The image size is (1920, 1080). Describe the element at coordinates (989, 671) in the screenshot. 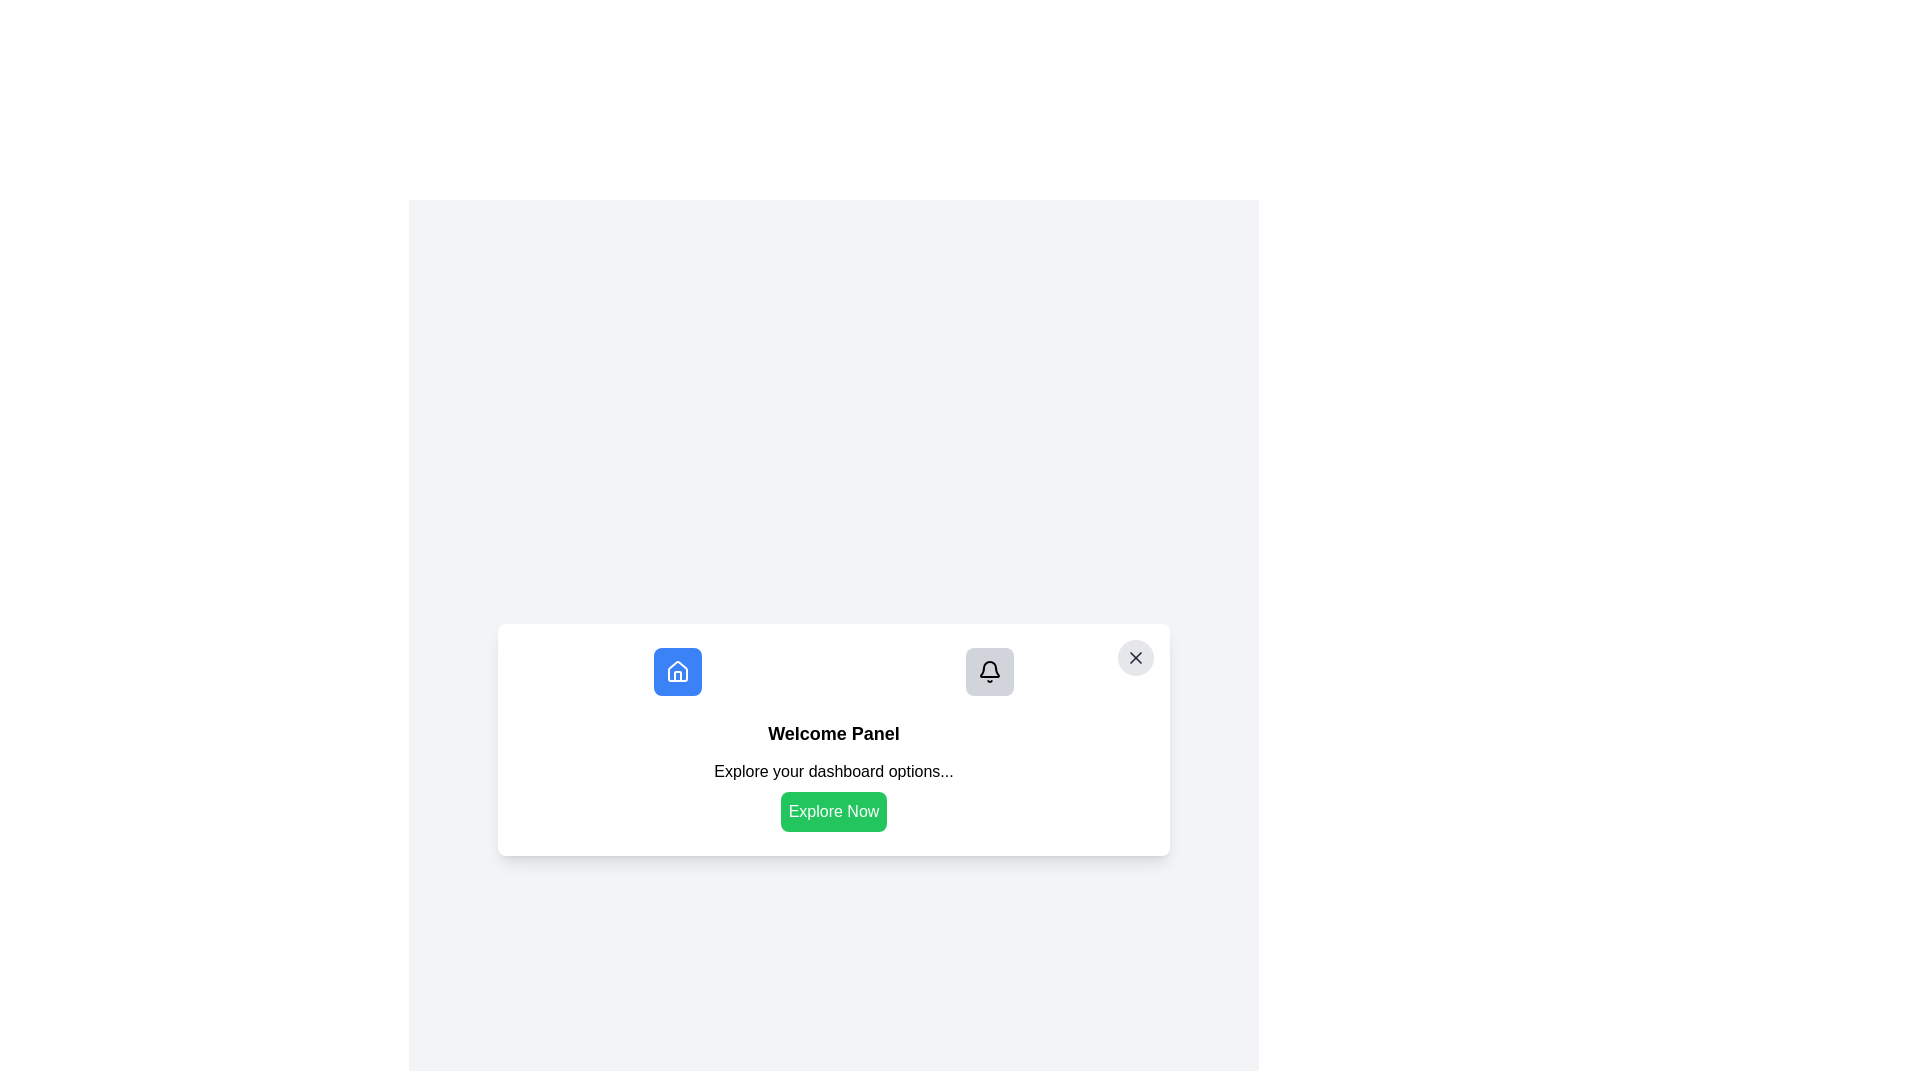

I see `the notifications button located in the center-bottom part of the modal window` at that location.